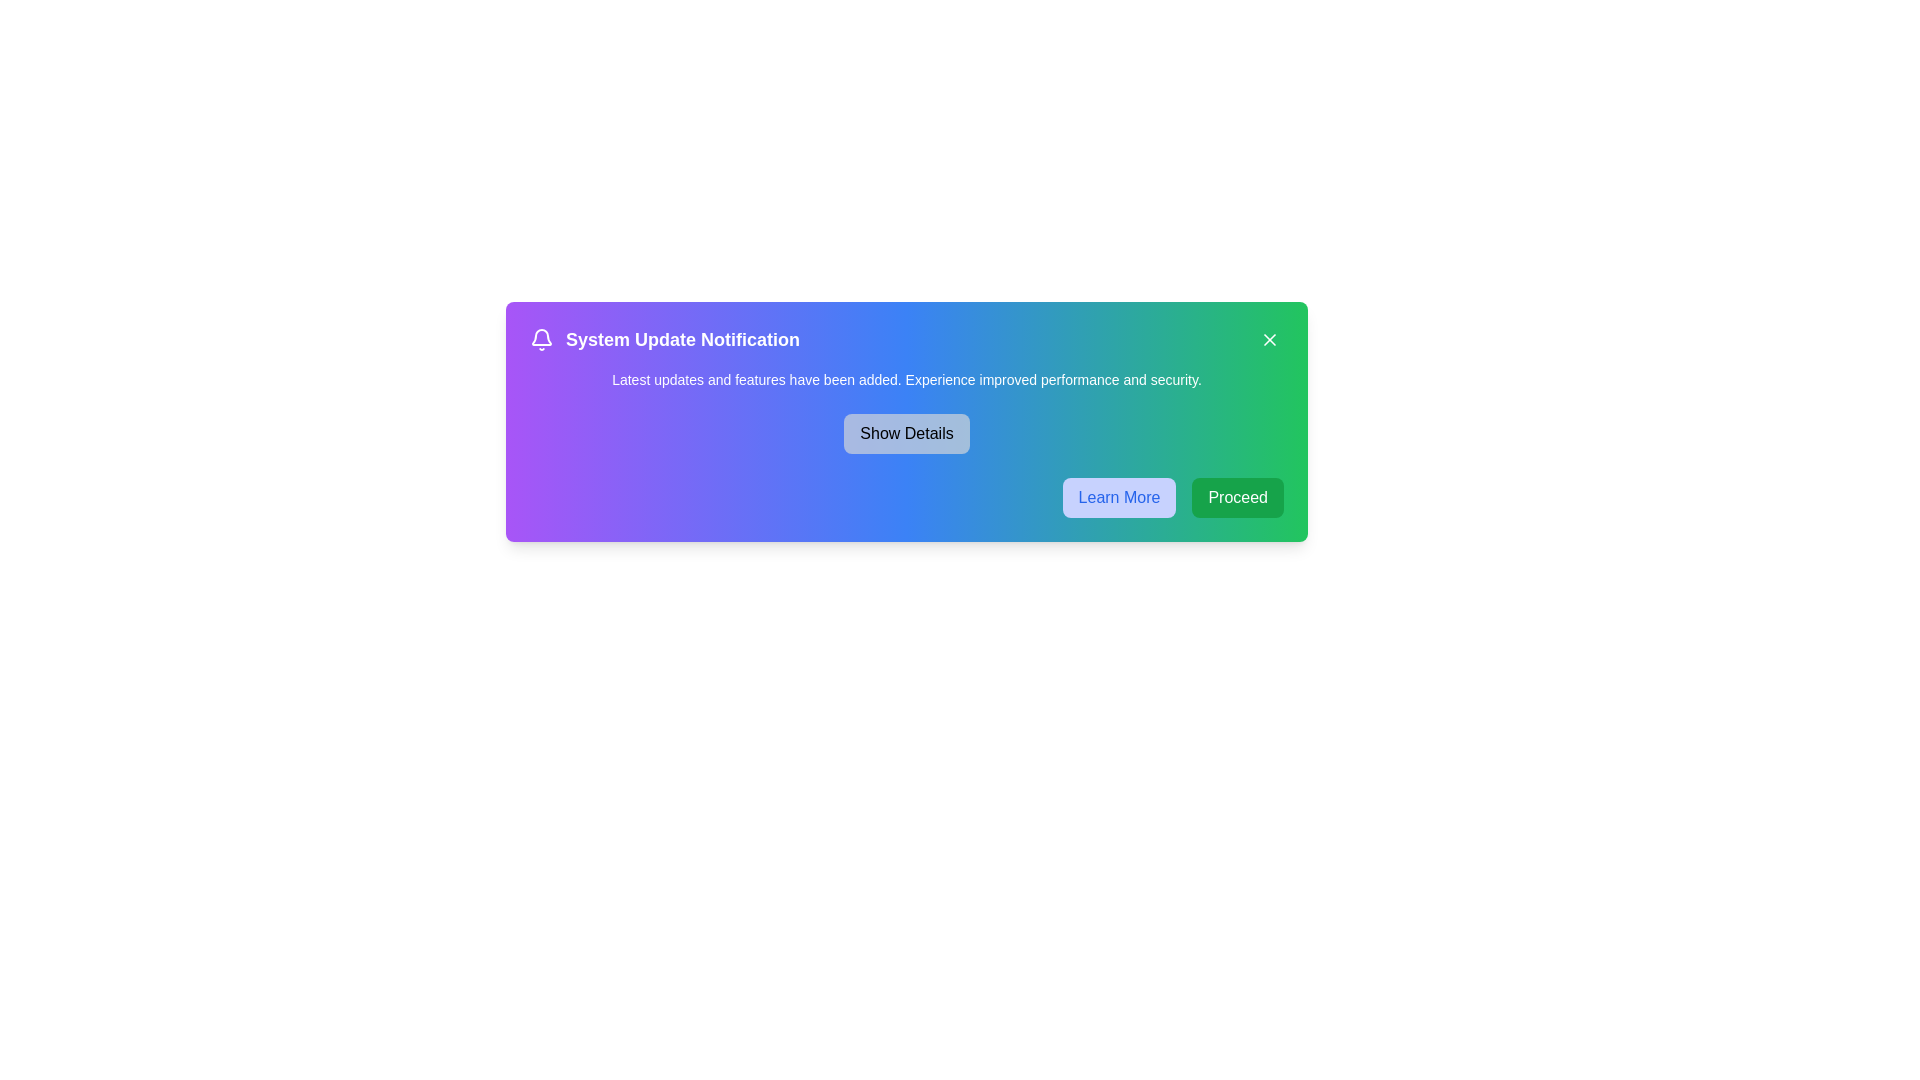 This screenshot has height=1080, width=1920. What do you see at coordinates (665, 338) in the screenshot?
I see `the header element of the notification card, which includes a bell icon and text indicating a system update, located at the top-left corner` at bounding box center [665, 338].